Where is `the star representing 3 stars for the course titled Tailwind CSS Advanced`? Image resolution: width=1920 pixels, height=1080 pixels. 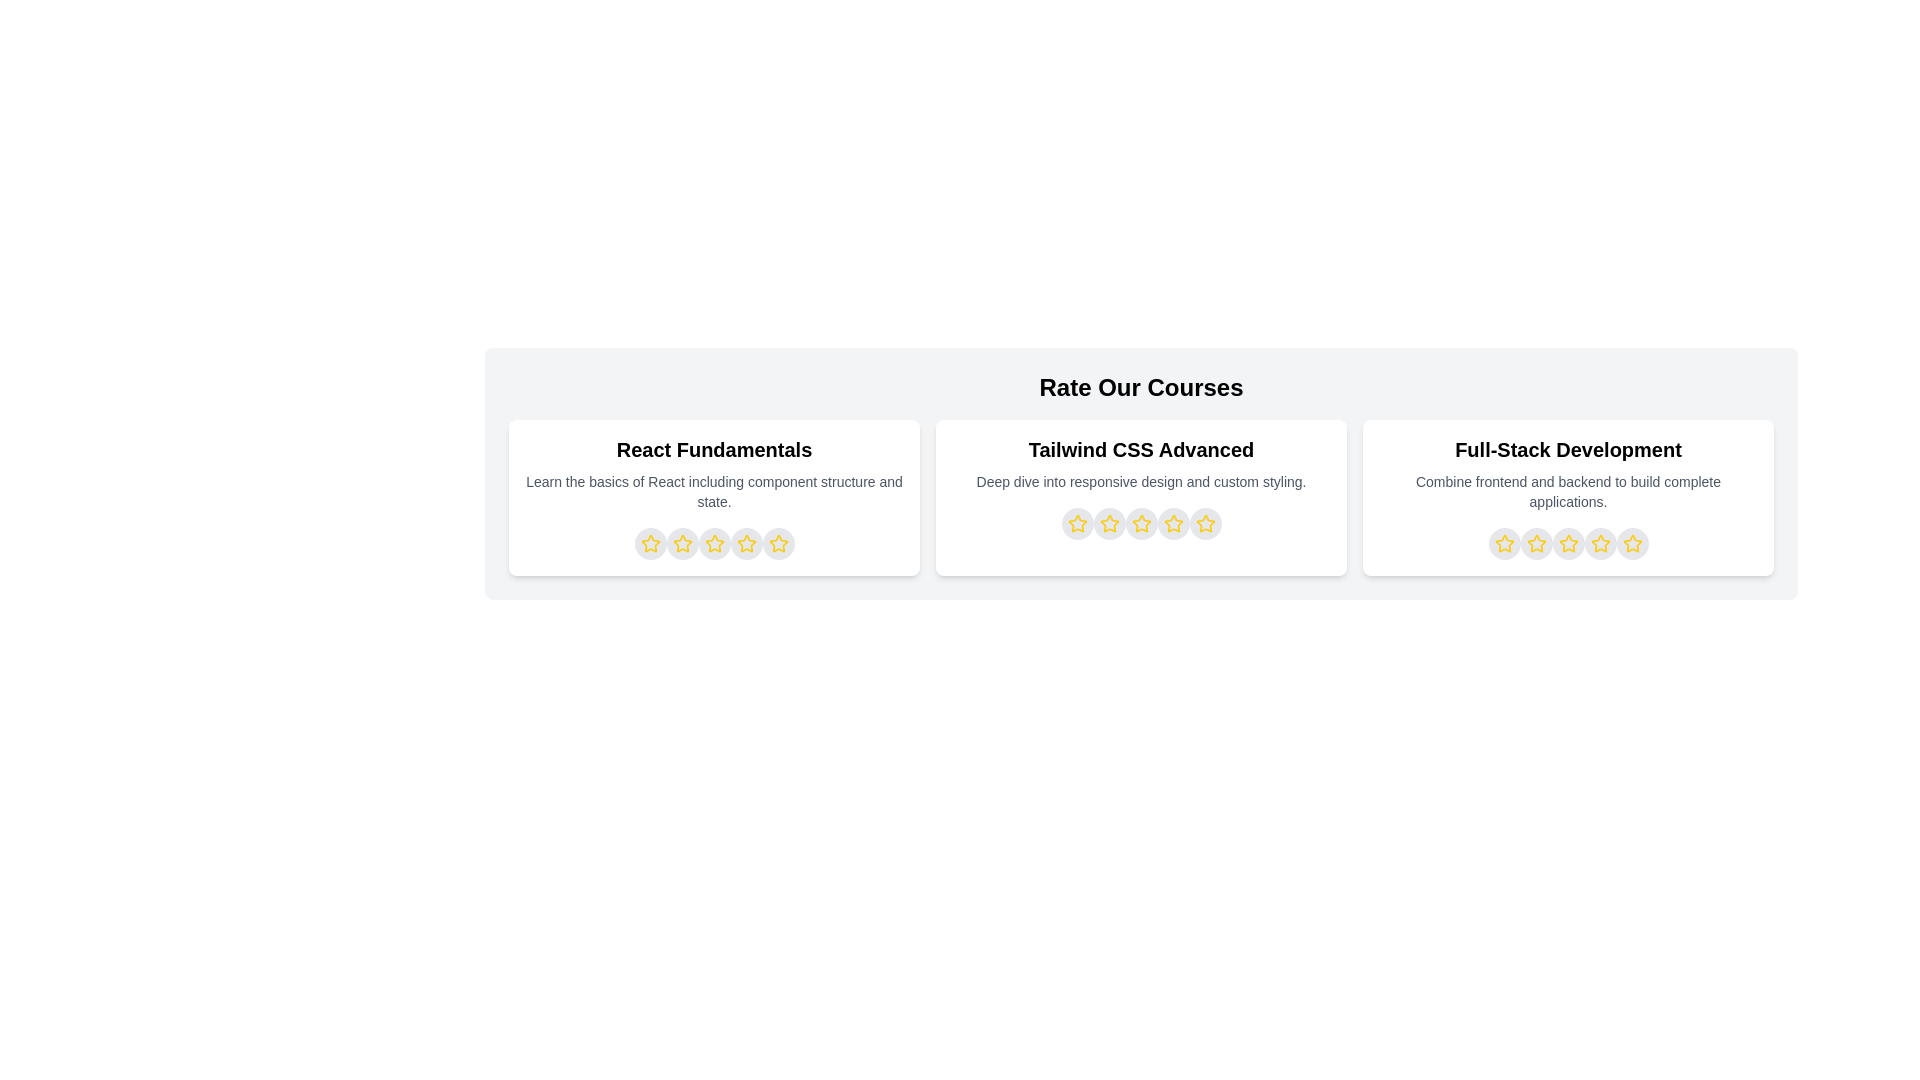 the star representing 3 stars for the course titled Tailwind CSS Advanced is located at coordinates (1141, 523).